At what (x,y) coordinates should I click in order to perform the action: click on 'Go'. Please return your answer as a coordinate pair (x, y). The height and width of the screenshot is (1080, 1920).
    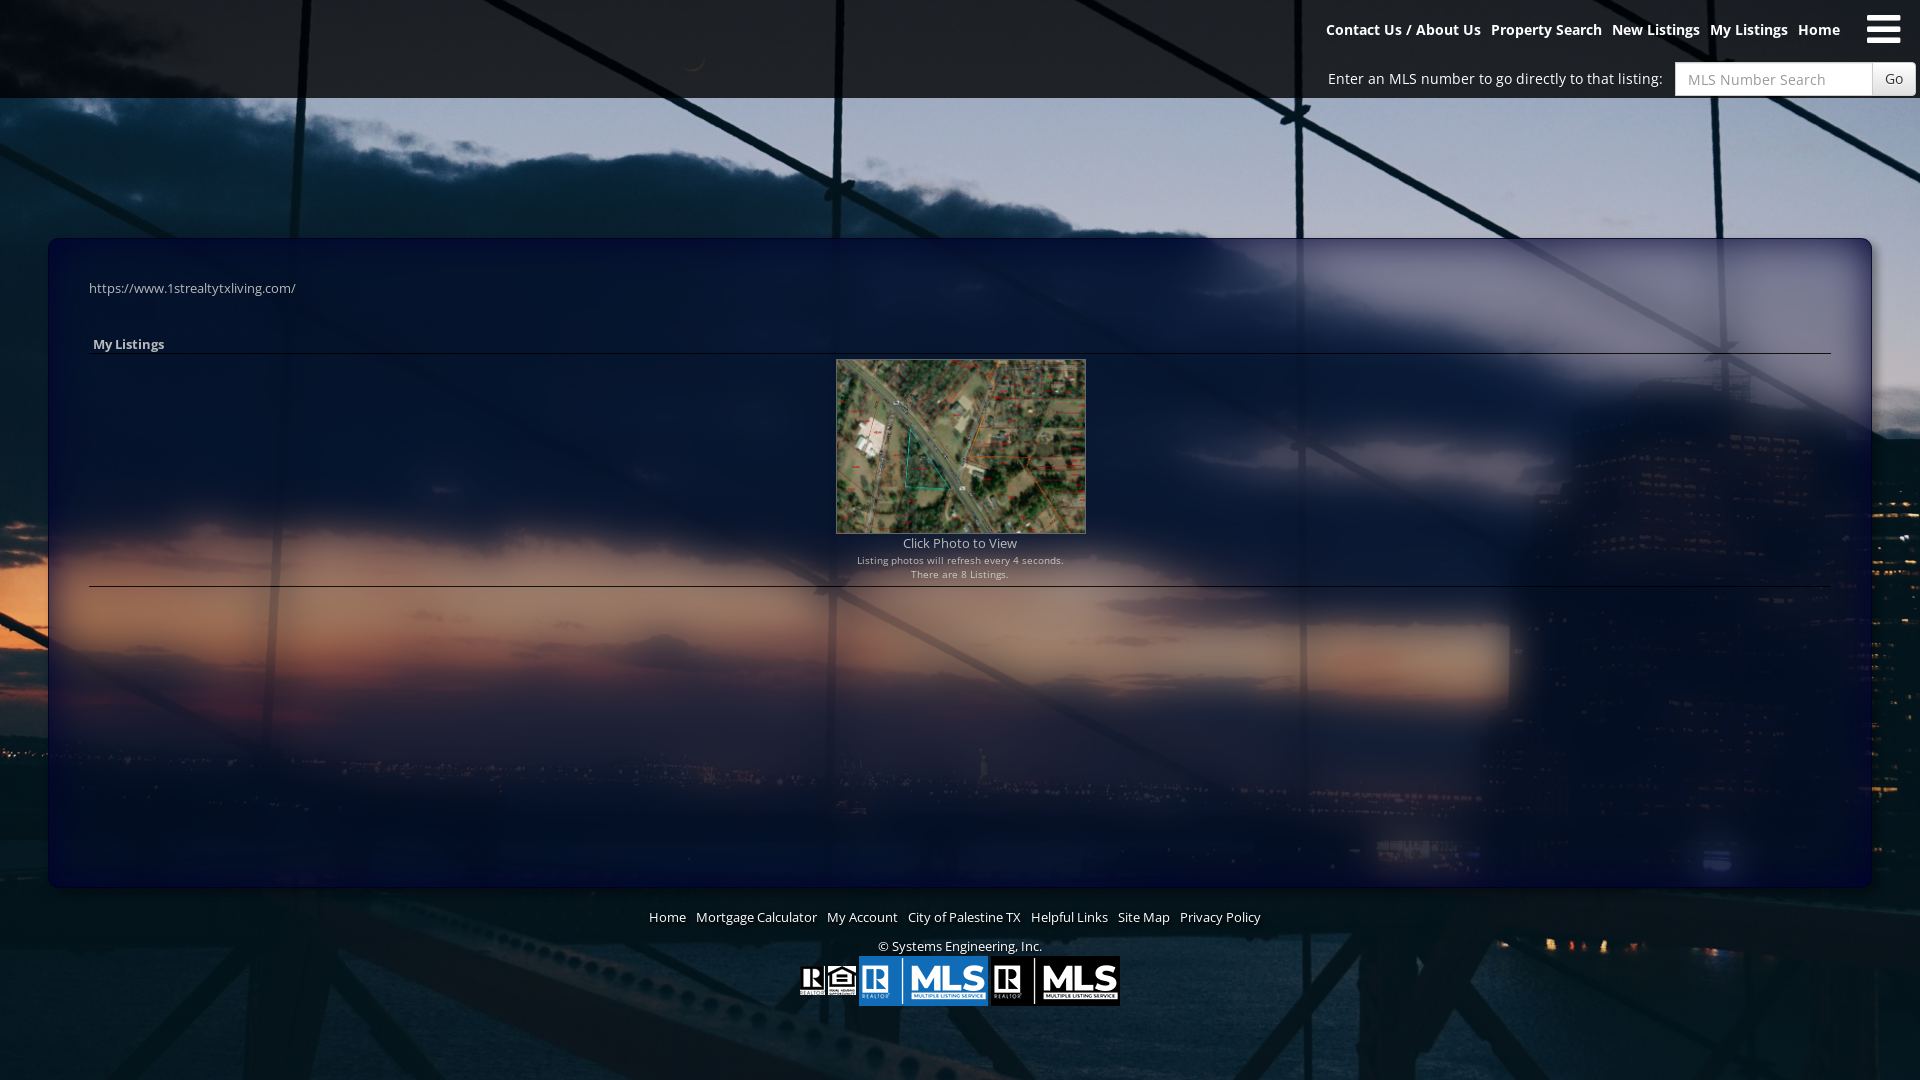
    Looking at the image, I should click on (1893, 77).